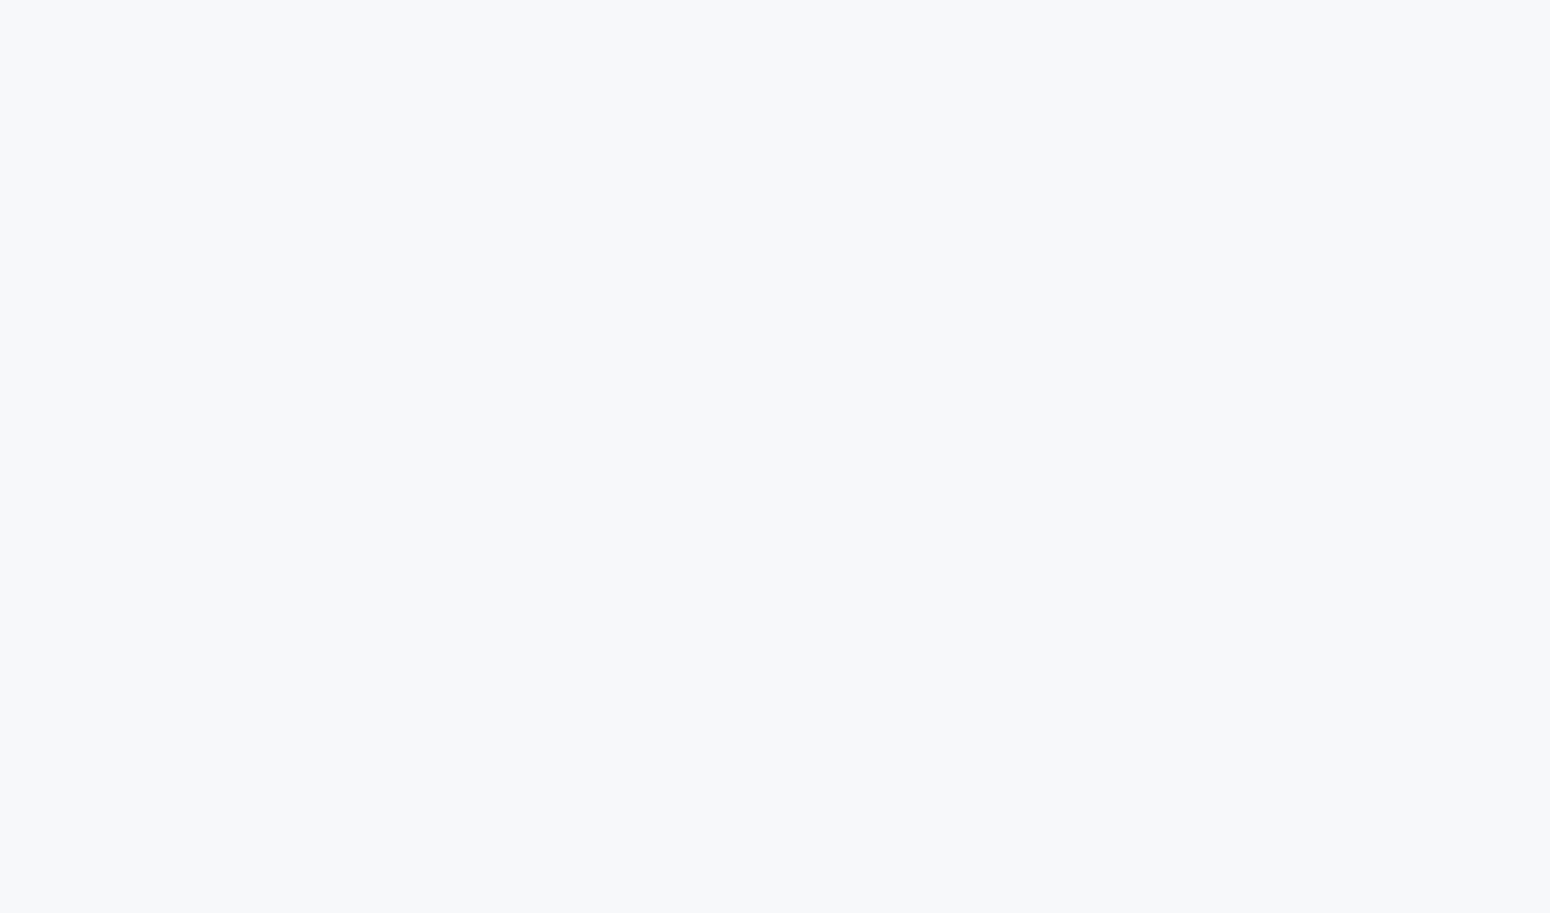 This screenshot has height=913, width=1550. Describe the element at coordinates (634, 787) in the screenshot. I see `'Site Map'` at that location.